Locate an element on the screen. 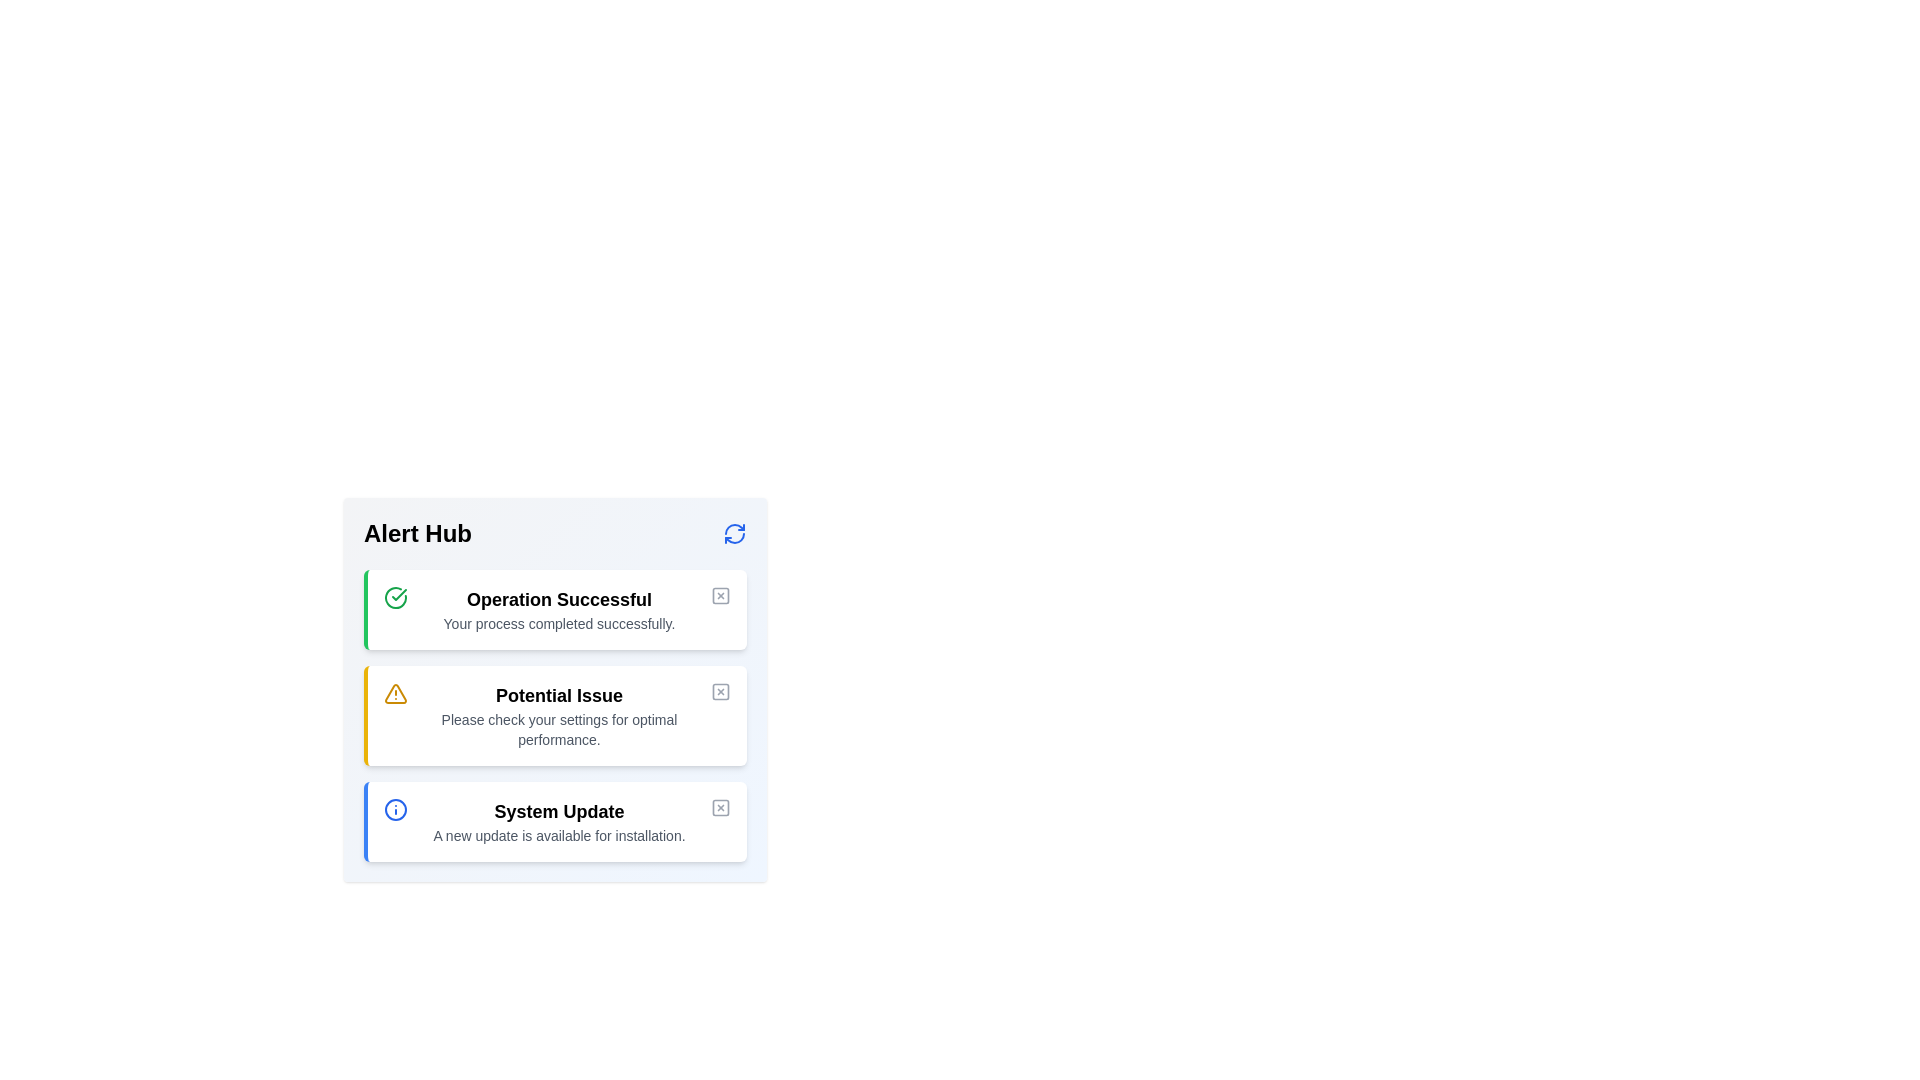 Image resolution: width=1920 pixels, height=1080 pixels. blue circular icon with an 'i' symbol inside, located on the far left side of the 'System Update' notification card, positioned as the third item in the vertical stack is located at coordinates (395, 810).